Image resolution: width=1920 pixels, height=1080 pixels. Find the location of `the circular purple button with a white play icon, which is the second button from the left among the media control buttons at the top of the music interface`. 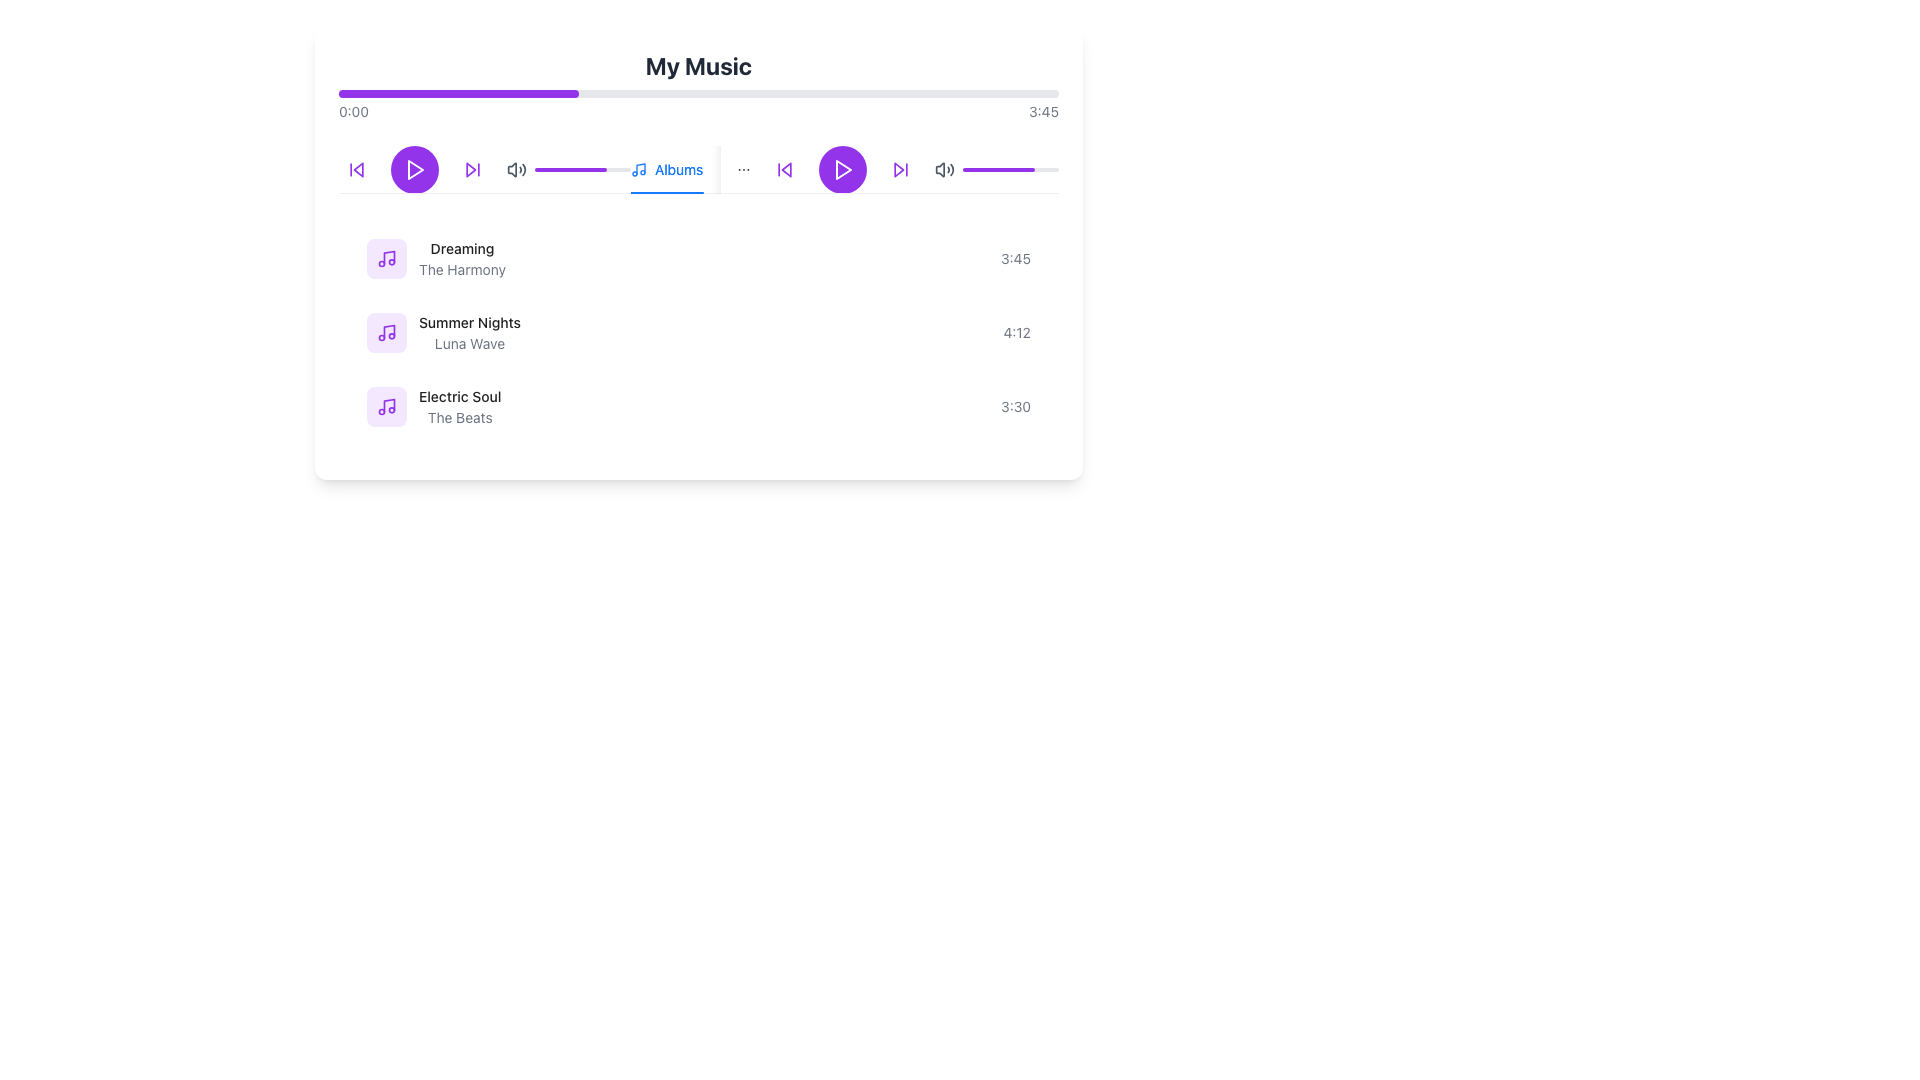

the circular purple button with a white play icon, which is the second button from the left among the media control buttons at the top of the music interface is located at coordinates (413, 168).